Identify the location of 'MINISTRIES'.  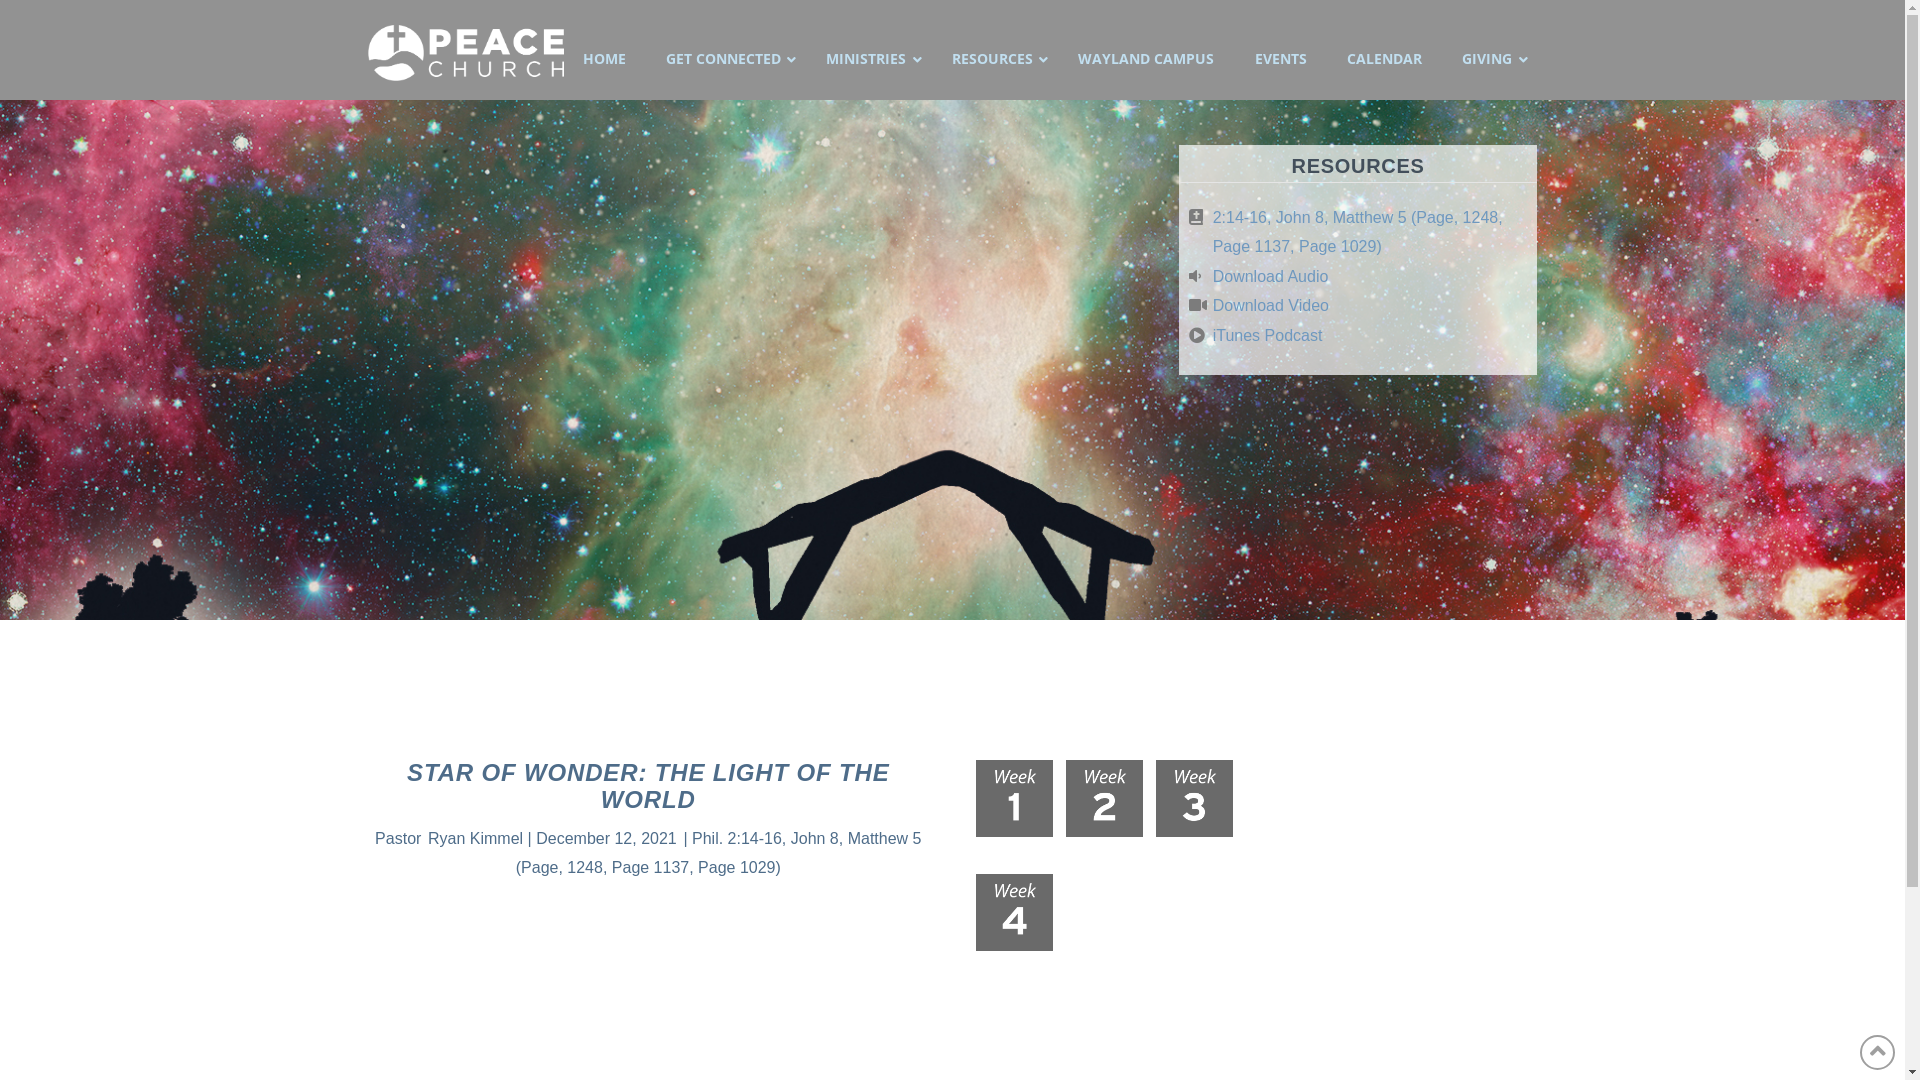
(868, 57).